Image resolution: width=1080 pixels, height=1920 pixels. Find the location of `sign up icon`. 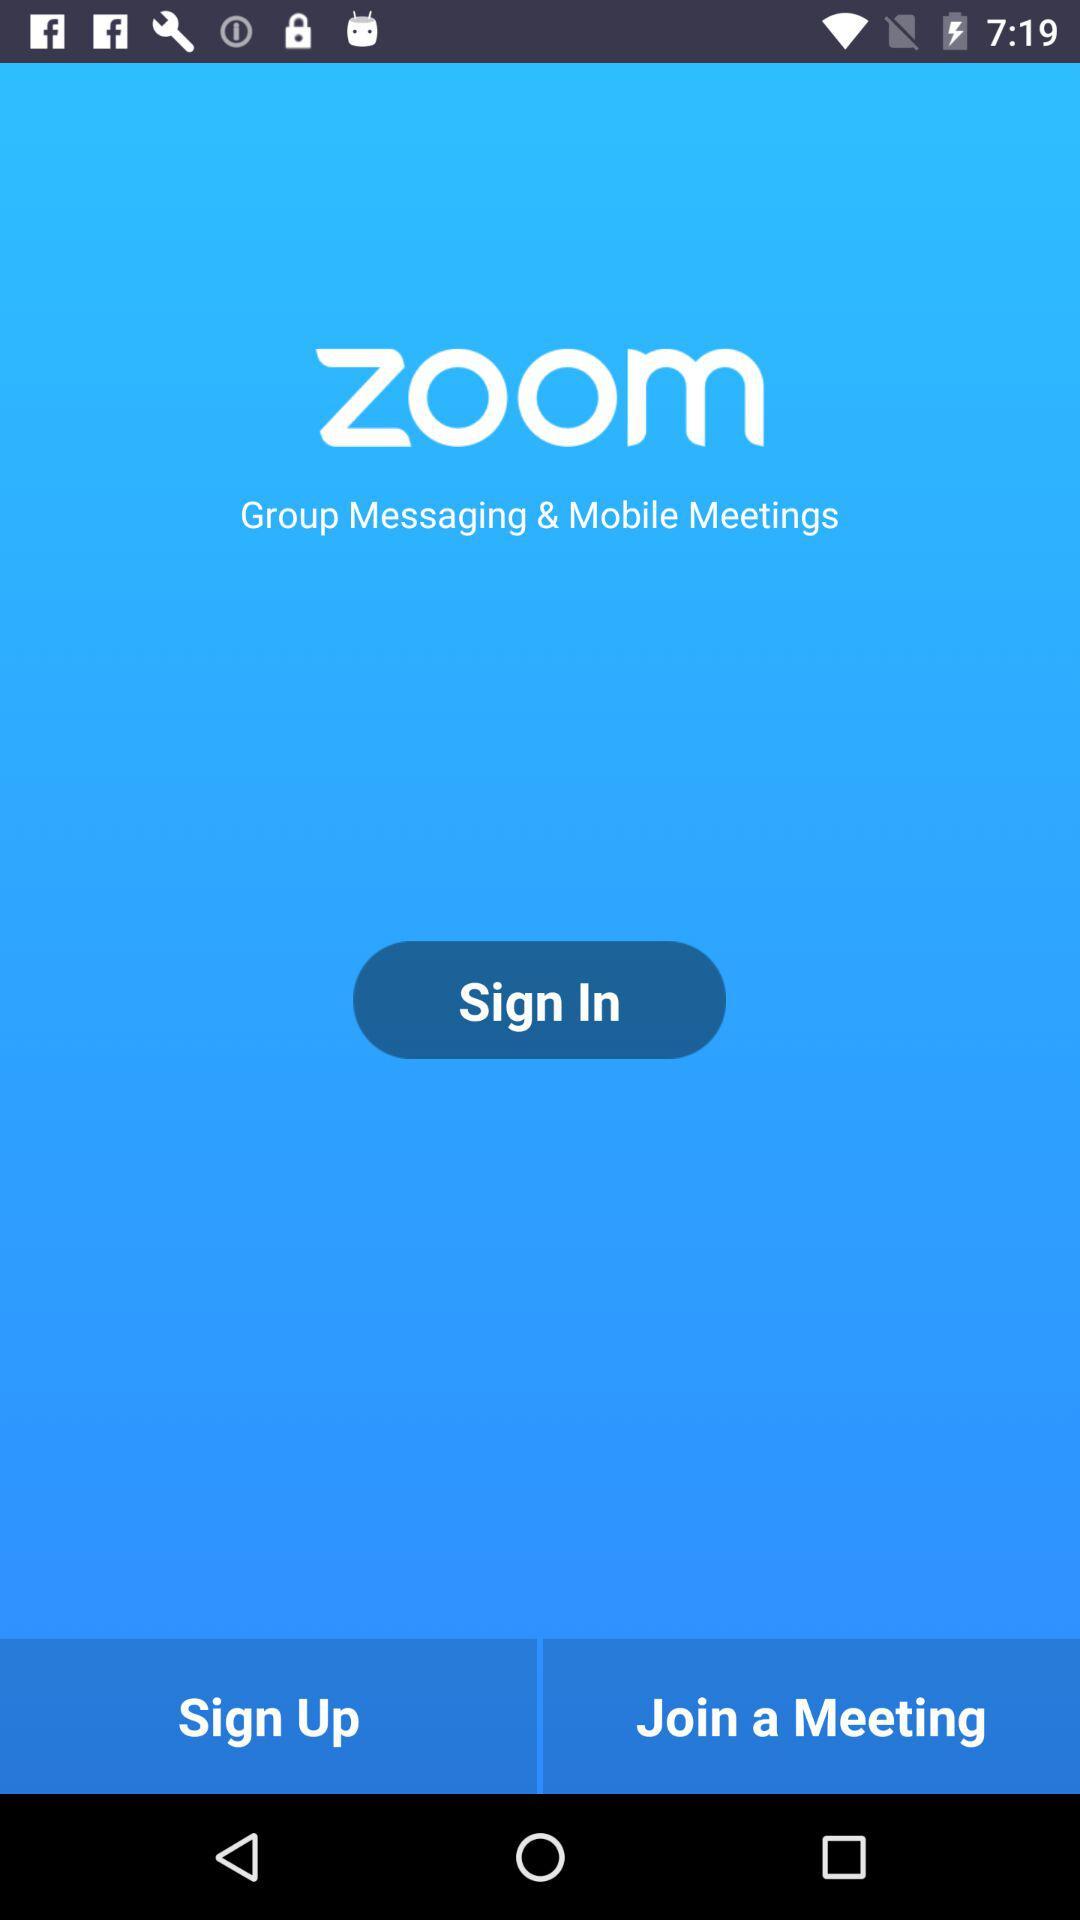

sign up icon is located at coordinates (267, 1715).